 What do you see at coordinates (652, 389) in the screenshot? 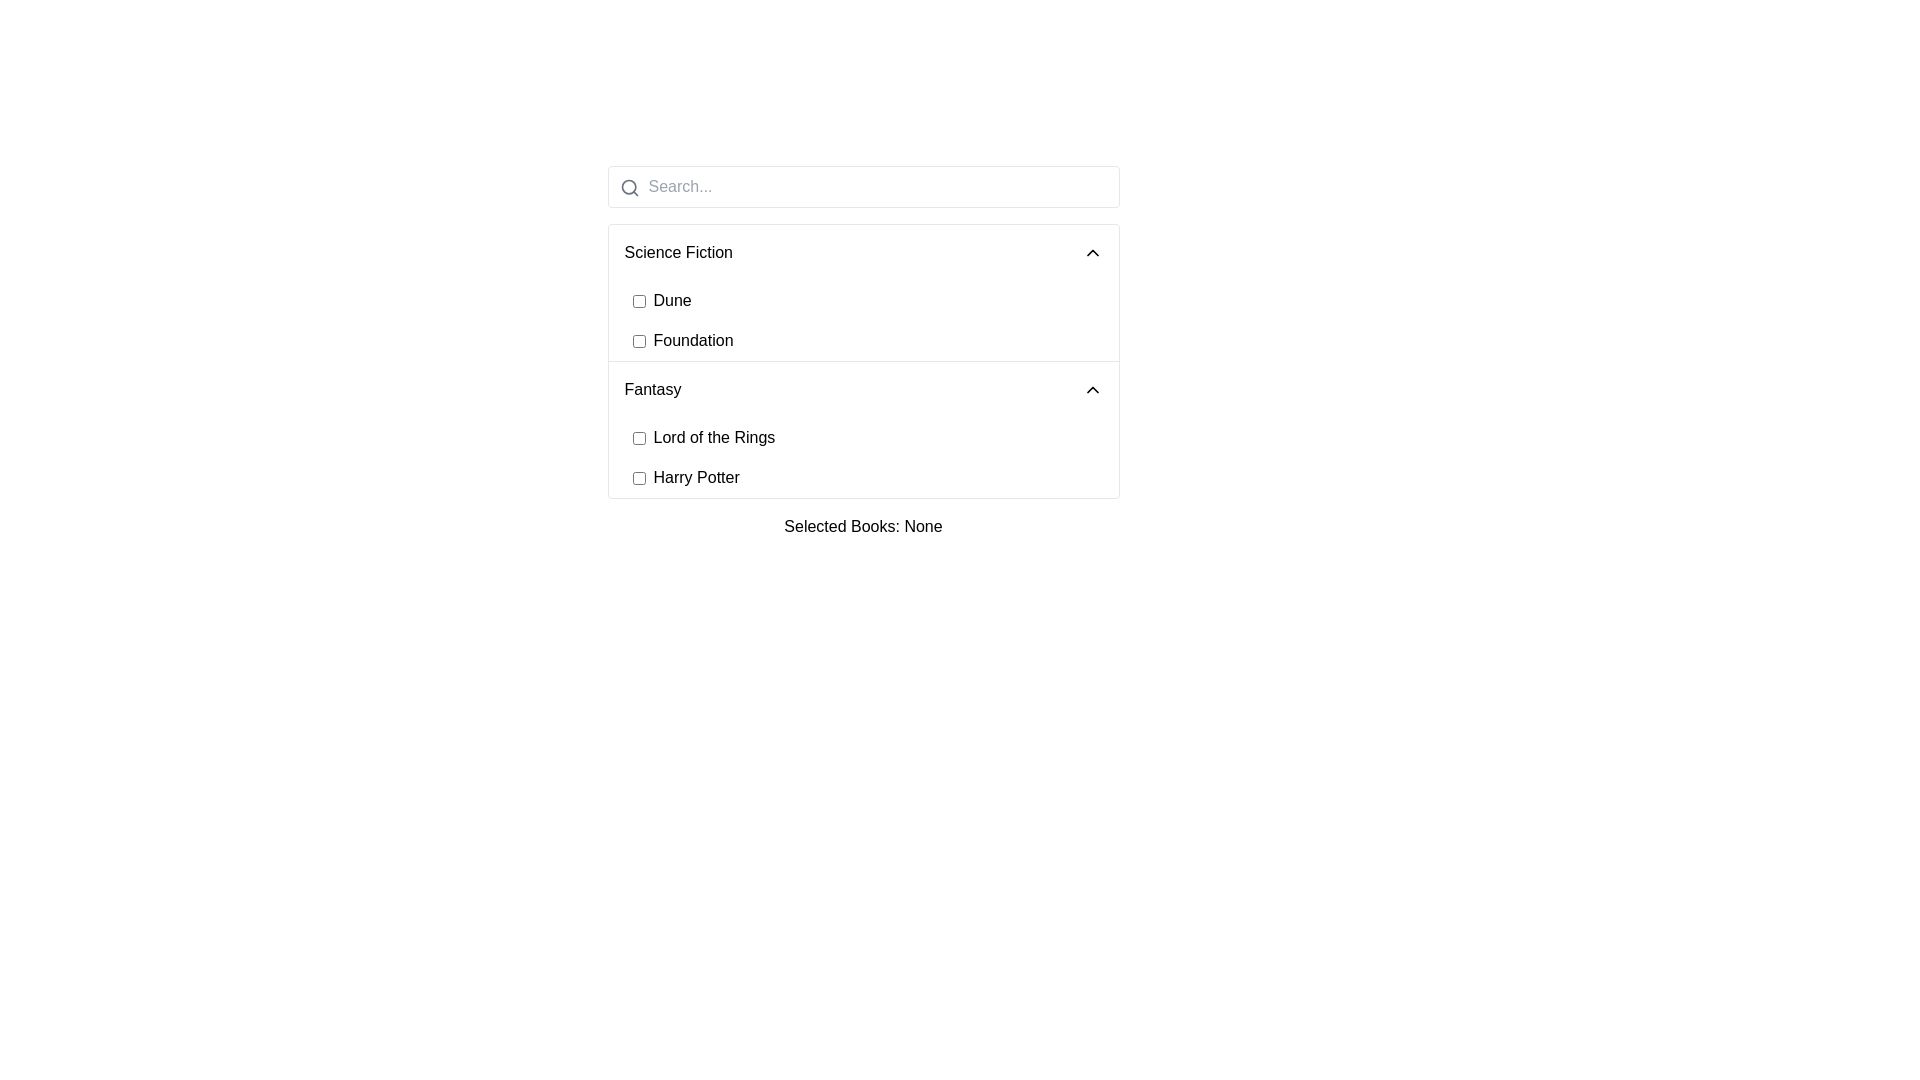
I see `the 'Fantasy' label, which is styled in bold black font and positioned within the dropdown menu section below 'Science Fiction'` at bounding box center [652, 389].